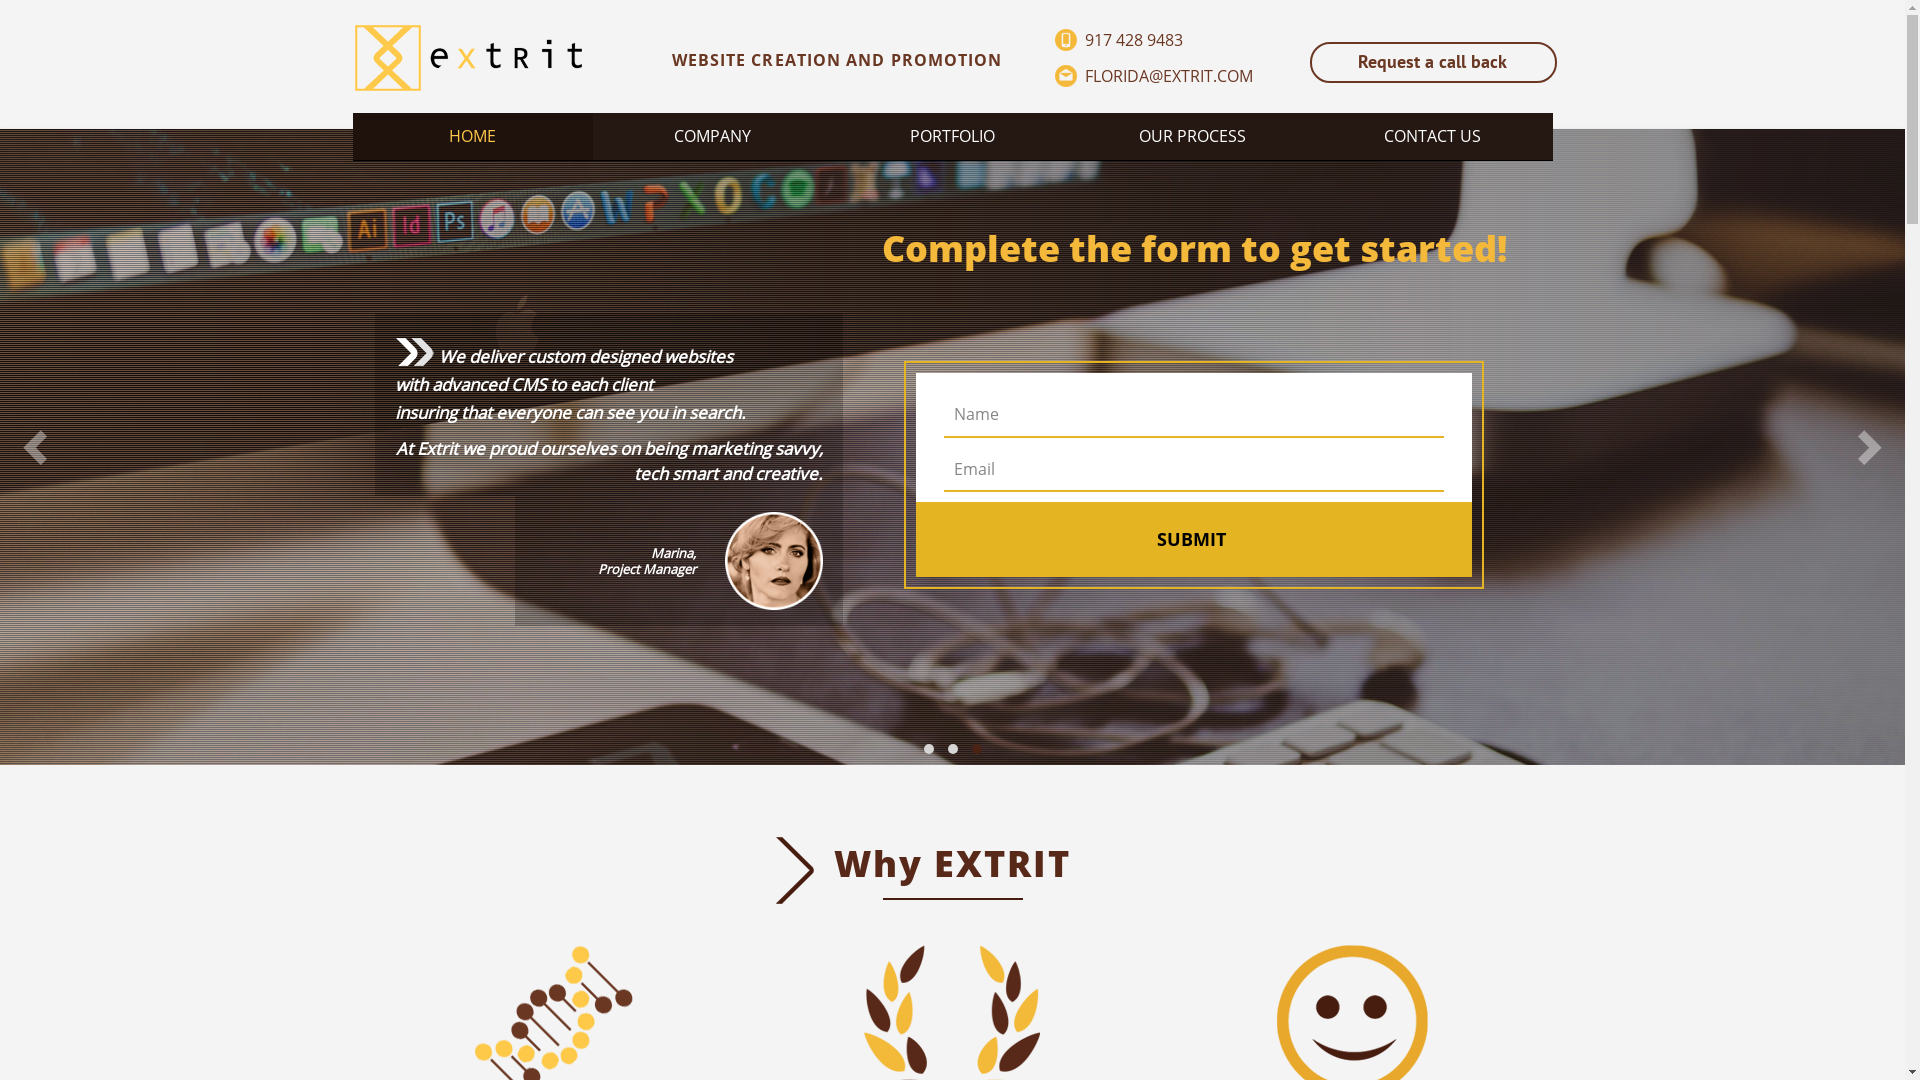 This screenshot has width=1920, height=1080. I want to click on 'Submit', so click(1191, 541).